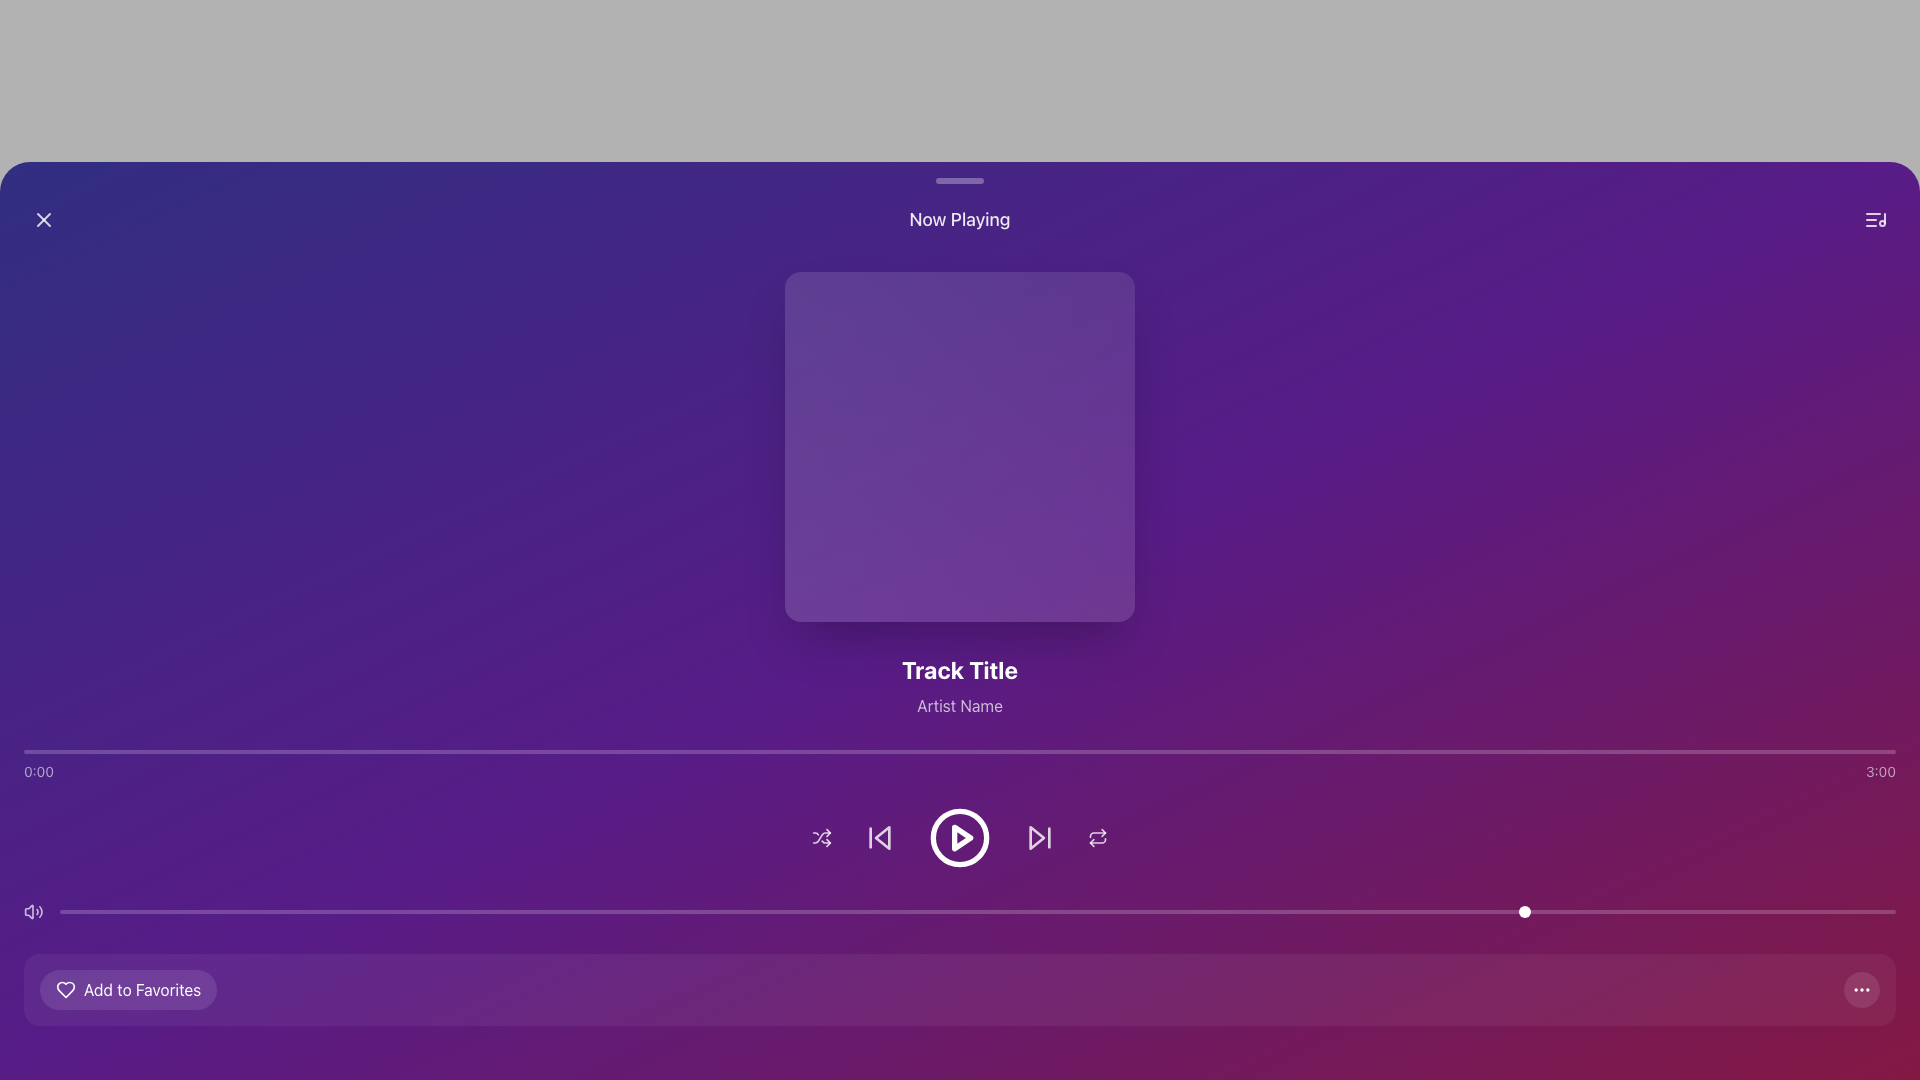  I want to click on the button located at the bottom-left section of the interface, so click(127, 990).